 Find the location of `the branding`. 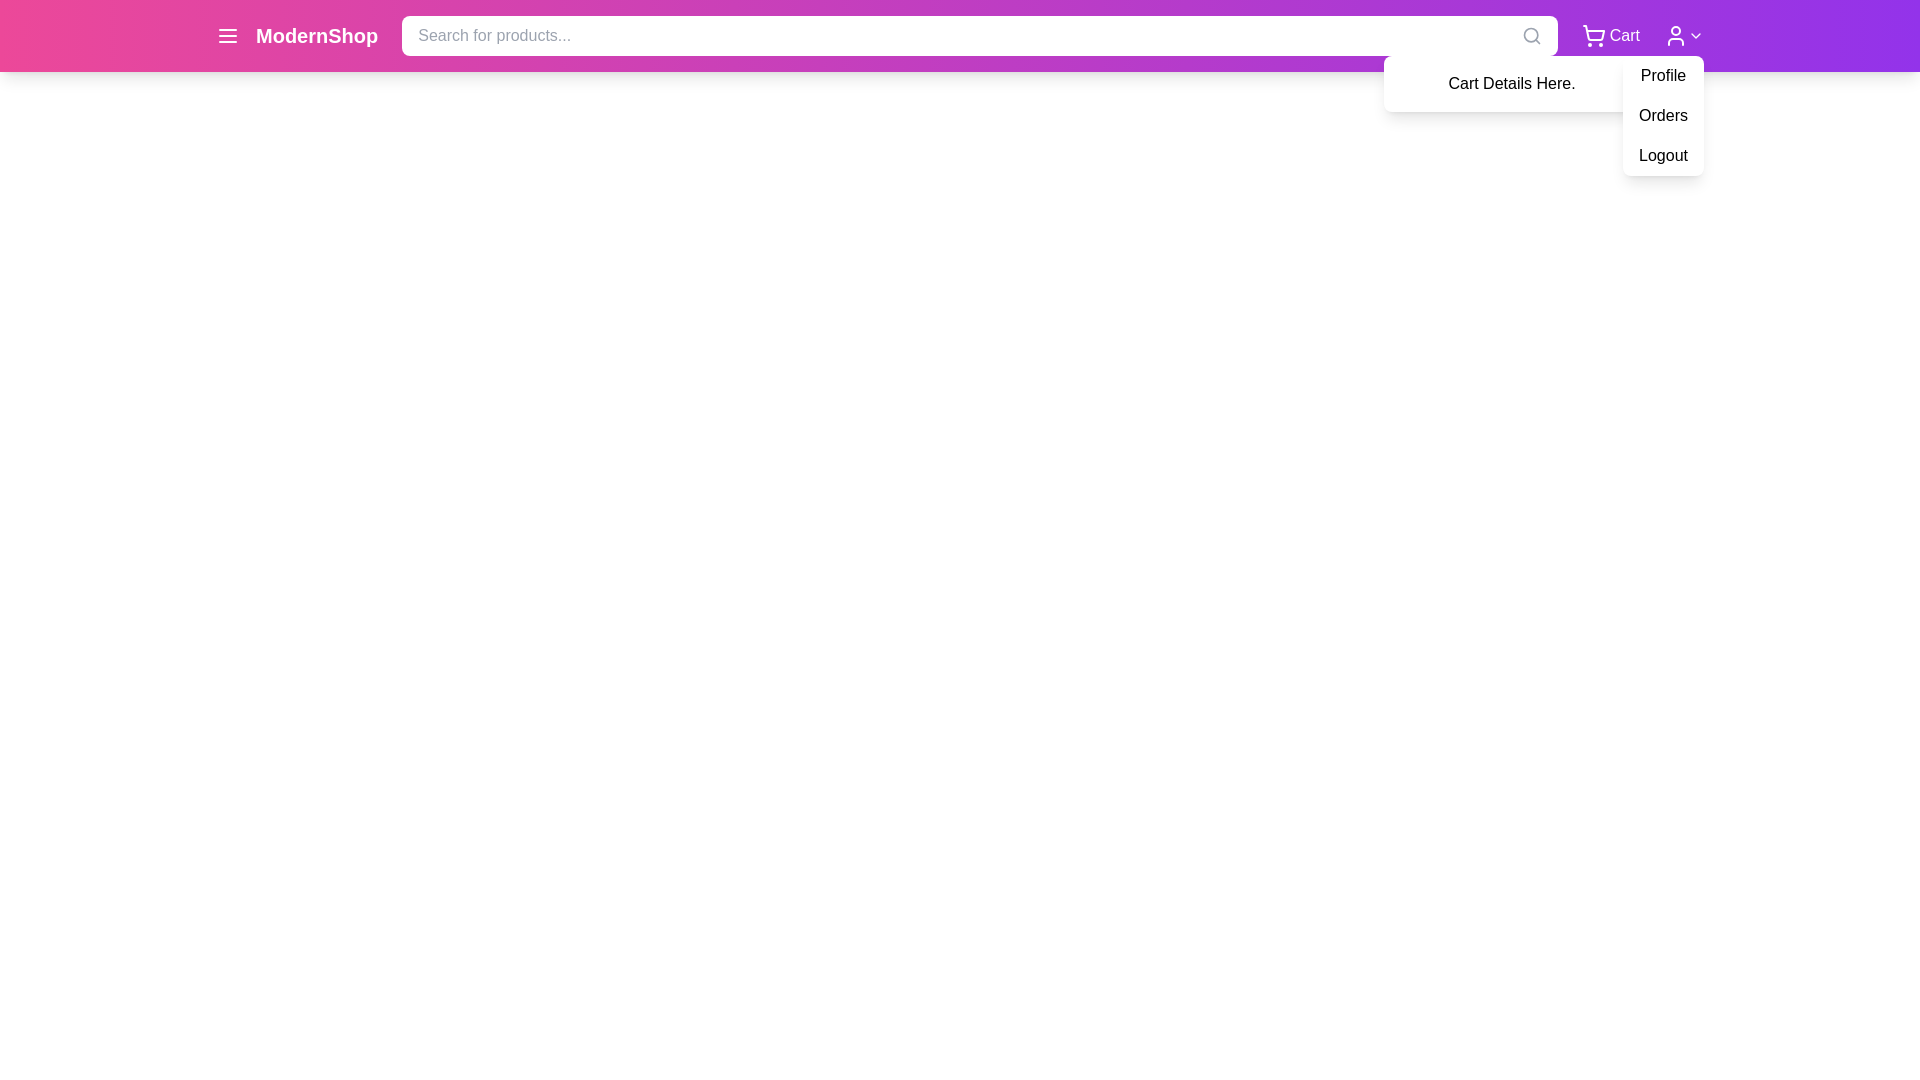

the branding is located at coordinates (316, 35).